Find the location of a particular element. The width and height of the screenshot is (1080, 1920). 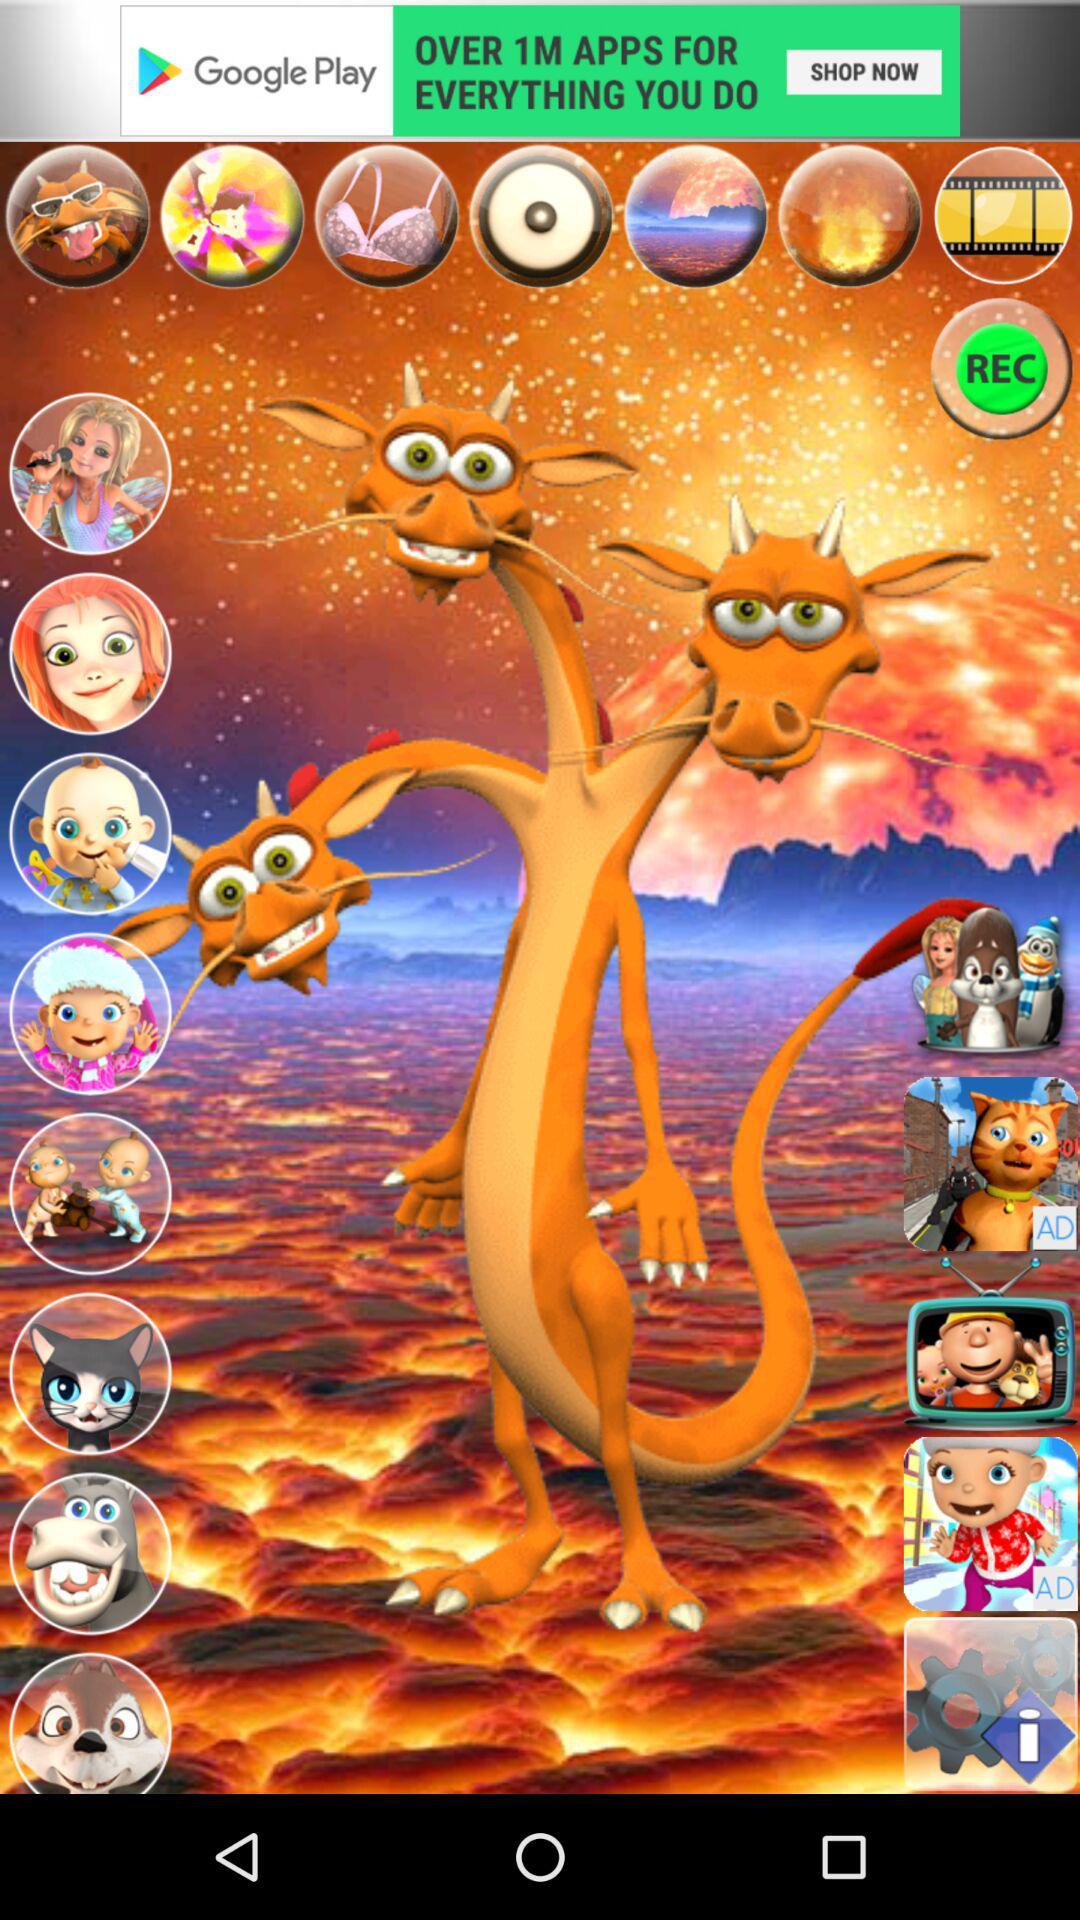

fire breathing options is located at coordinates (849, 215).